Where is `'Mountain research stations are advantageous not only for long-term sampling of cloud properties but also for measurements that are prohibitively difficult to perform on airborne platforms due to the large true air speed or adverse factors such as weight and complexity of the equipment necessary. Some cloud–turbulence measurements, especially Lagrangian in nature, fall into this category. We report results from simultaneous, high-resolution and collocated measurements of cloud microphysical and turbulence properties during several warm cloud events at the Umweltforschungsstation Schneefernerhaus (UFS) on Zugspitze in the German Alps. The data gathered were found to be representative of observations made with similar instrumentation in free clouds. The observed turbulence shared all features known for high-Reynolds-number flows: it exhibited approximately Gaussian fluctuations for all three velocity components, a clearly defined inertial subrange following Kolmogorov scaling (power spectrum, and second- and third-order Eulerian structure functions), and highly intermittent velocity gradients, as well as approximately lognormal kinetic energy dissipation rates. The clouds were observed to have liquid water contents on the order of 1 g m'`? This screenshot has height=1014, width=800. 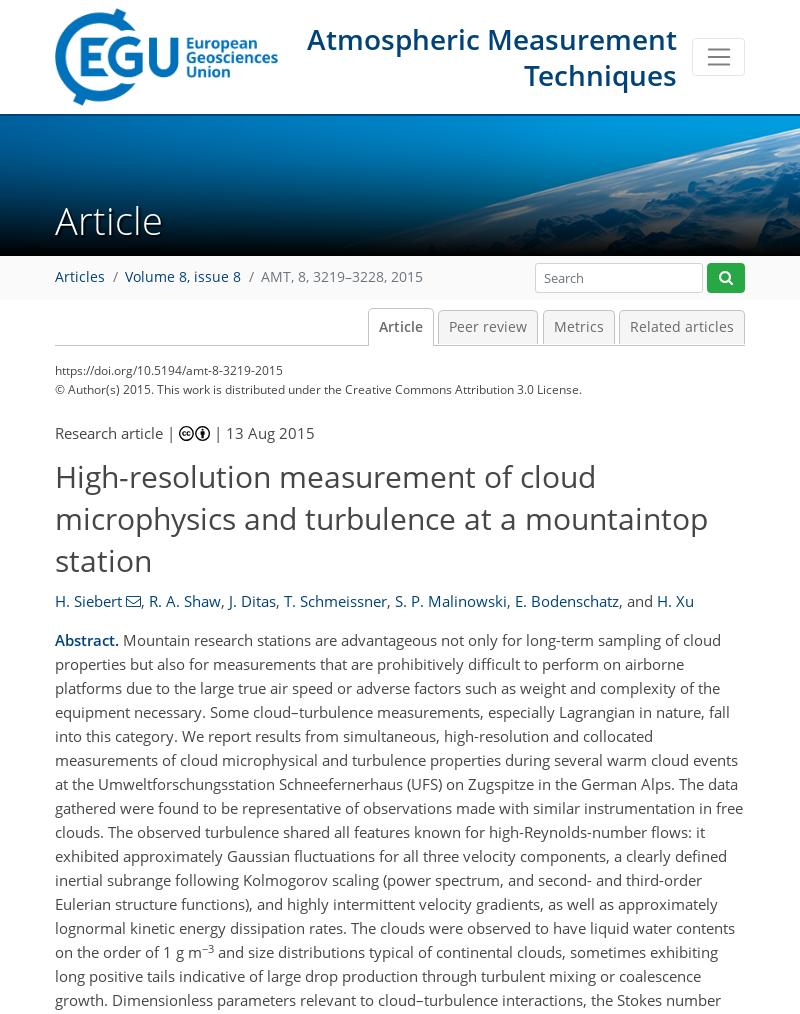
'Mountain research stations are advantageous not only for long-term sampling of cloud properties but also for measurements that are prohibitively difficult to perform on airborne platforms due to the large true air speed or adverse factors such as weight and complexity of the equipment necessary. Some cloud–turbulence measurements, especially Lagrangian in nature, fall into this category. We report results from simultaneous, high-resolution and collocated measurements of cloud microphysical and turbulence properties during several warm cloud events at the Umweltforschungsstation Schneefernerhaus (UFS) on Zugspitze in the German Alps. The data gathered were found to be representative of observations made with similar instrumentation in free clouds. The observed turbulence shared all features known for high-Reynolds-number flows: it exhibited approximately Gaussian fluctuations for all three velocity components, a clearly defined inertial subrange following Kolmogorov scaling (power spectrum, and second- and third-order Eulerian structure functions), and highly intermittent velocity gradients, as well as approximately lognormal kinetic energy dissipation rates. The clouds were observed to have liquid water contents on the order of 1 g m' is located at coordinates (397, 795).